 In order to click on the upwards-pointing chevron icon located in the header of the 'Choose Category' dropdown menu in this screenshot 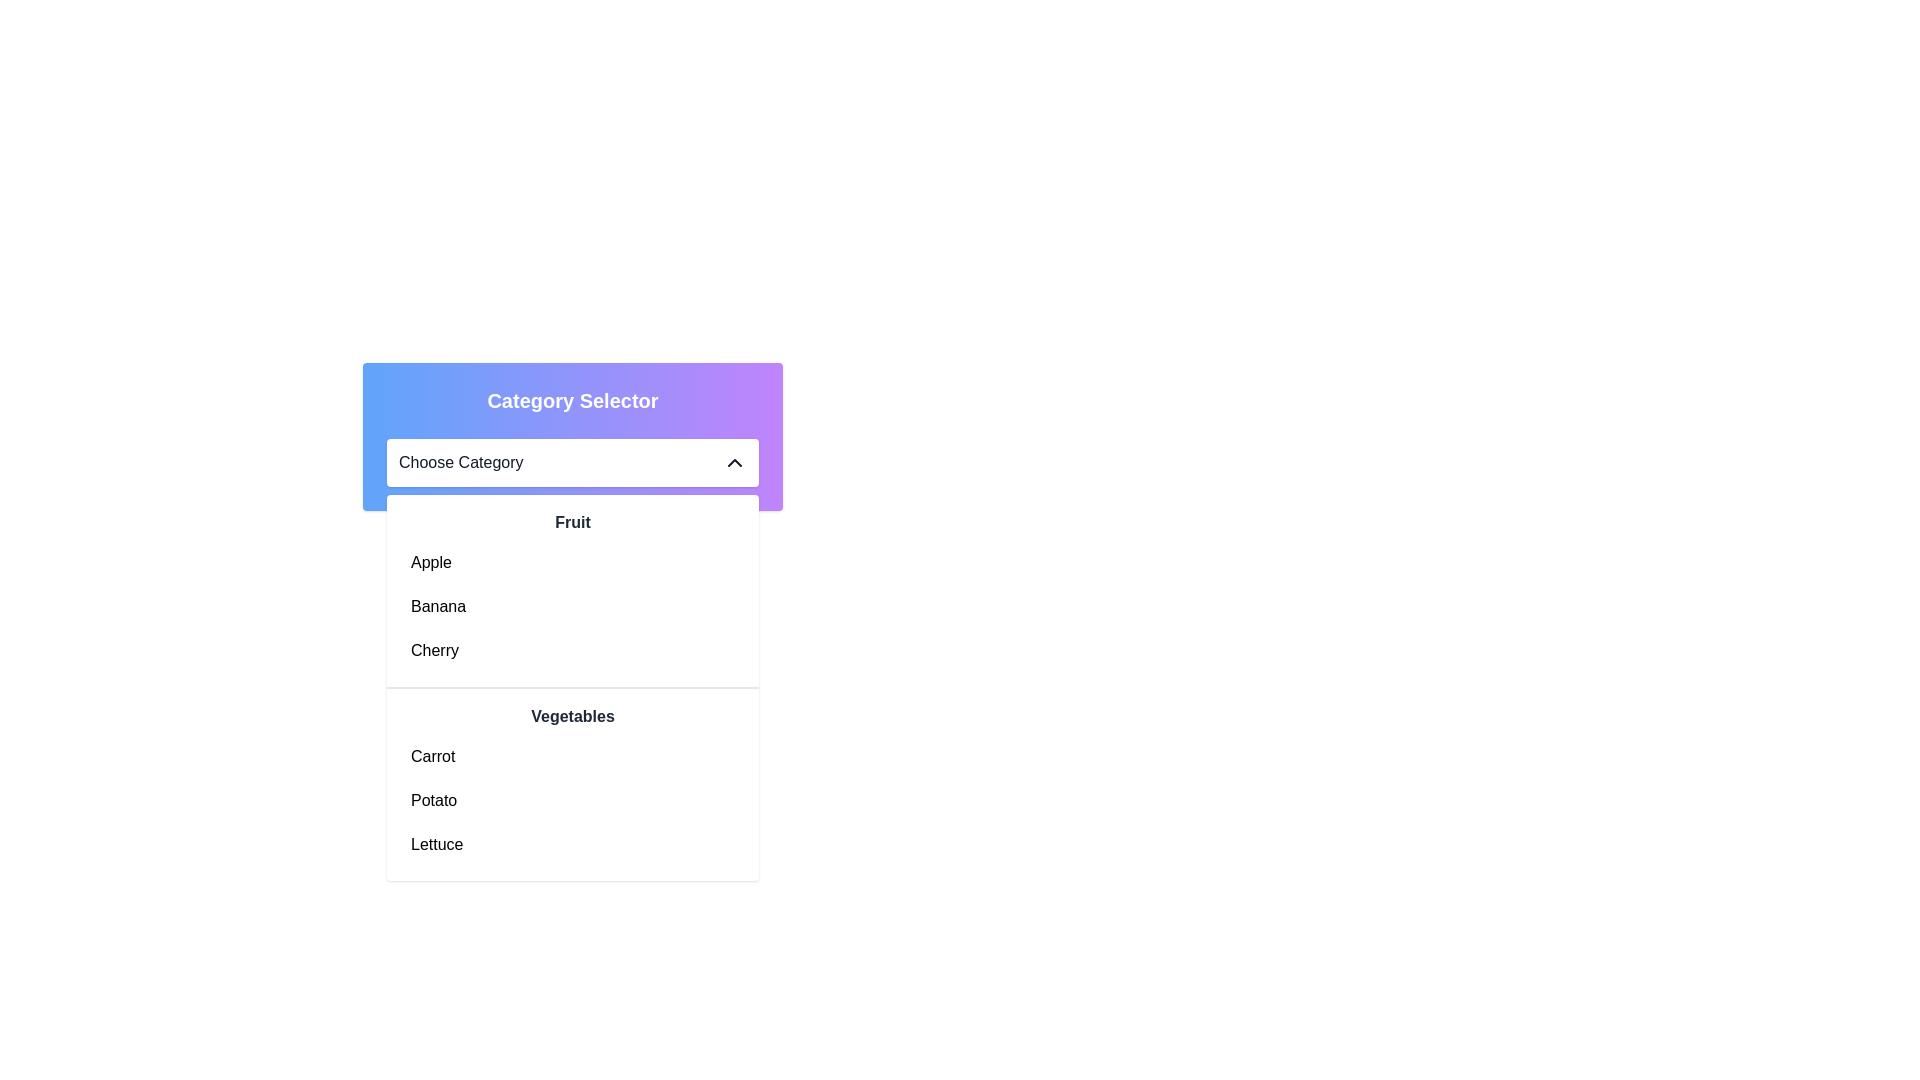, I will do `click(733, 462)`.